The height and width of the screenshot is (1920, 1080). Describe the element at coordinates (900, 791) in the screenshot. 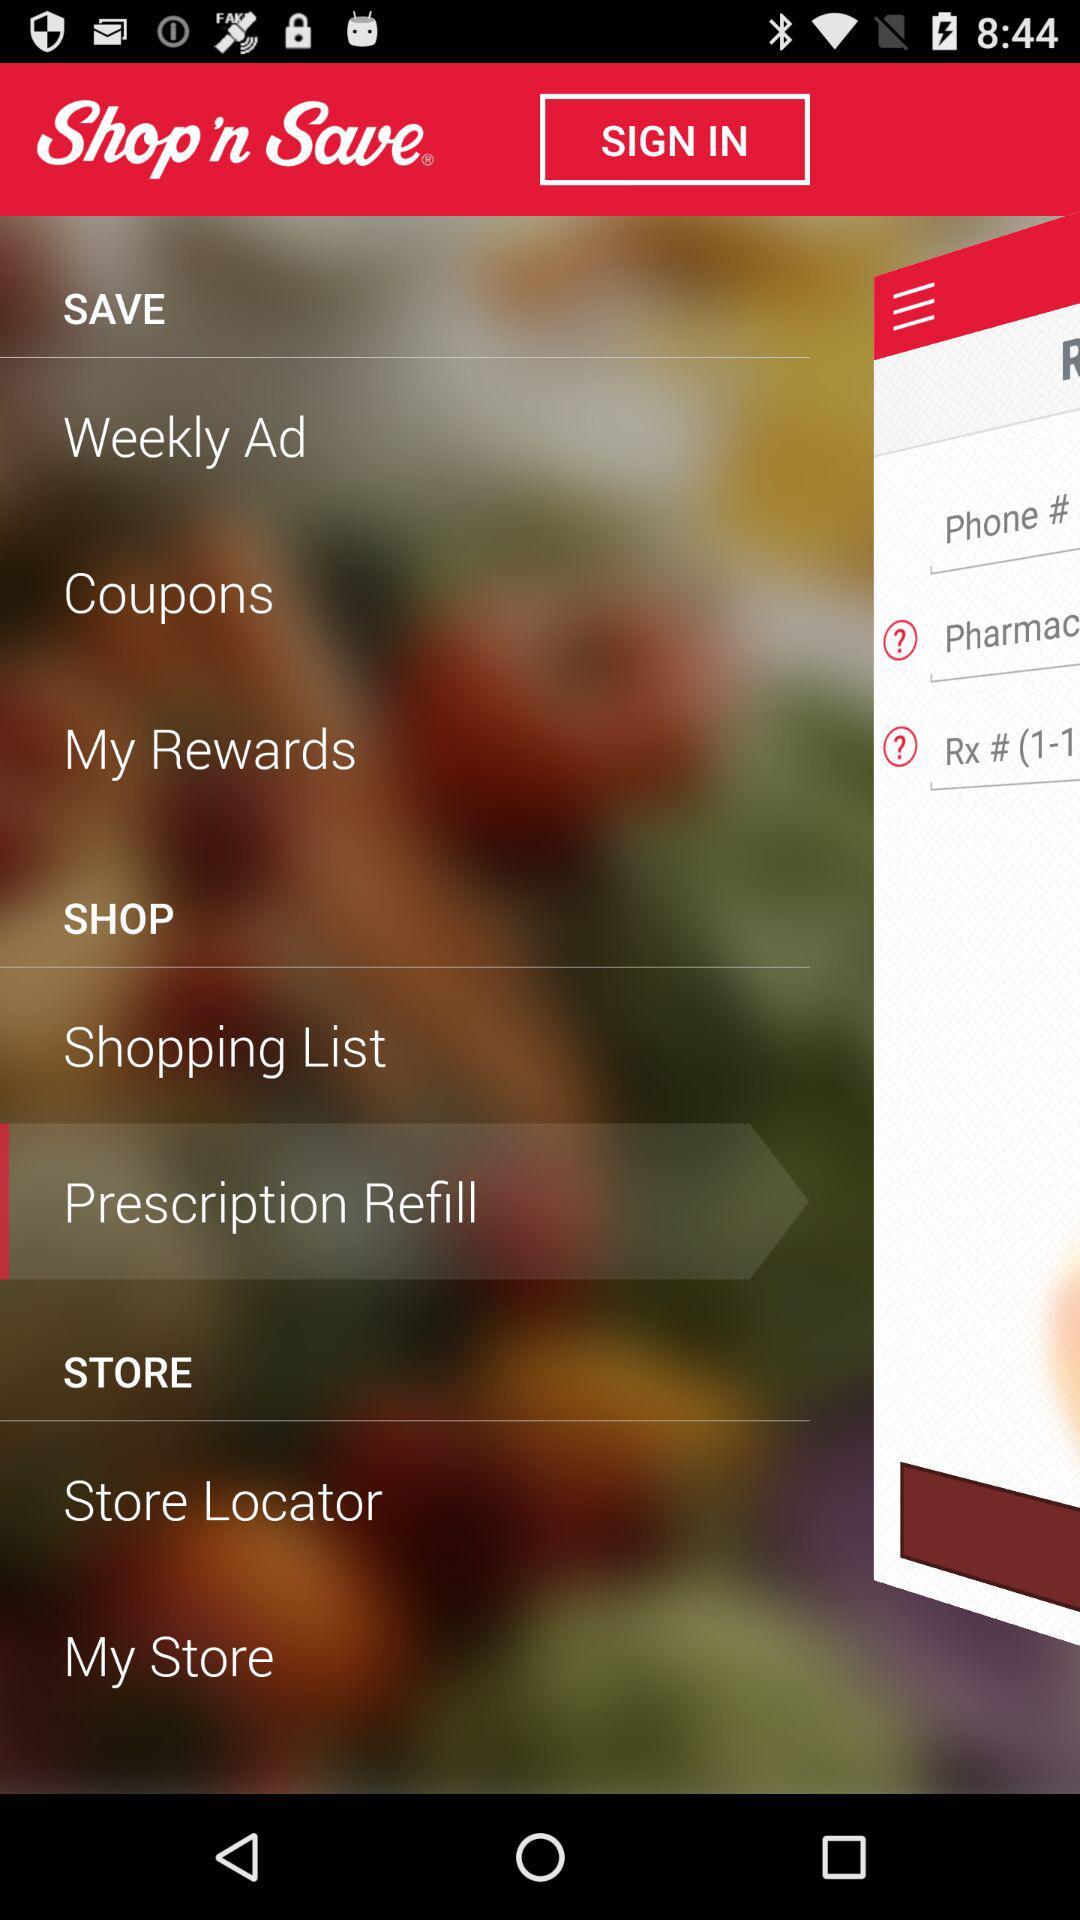

I see `the help icon` at that location.